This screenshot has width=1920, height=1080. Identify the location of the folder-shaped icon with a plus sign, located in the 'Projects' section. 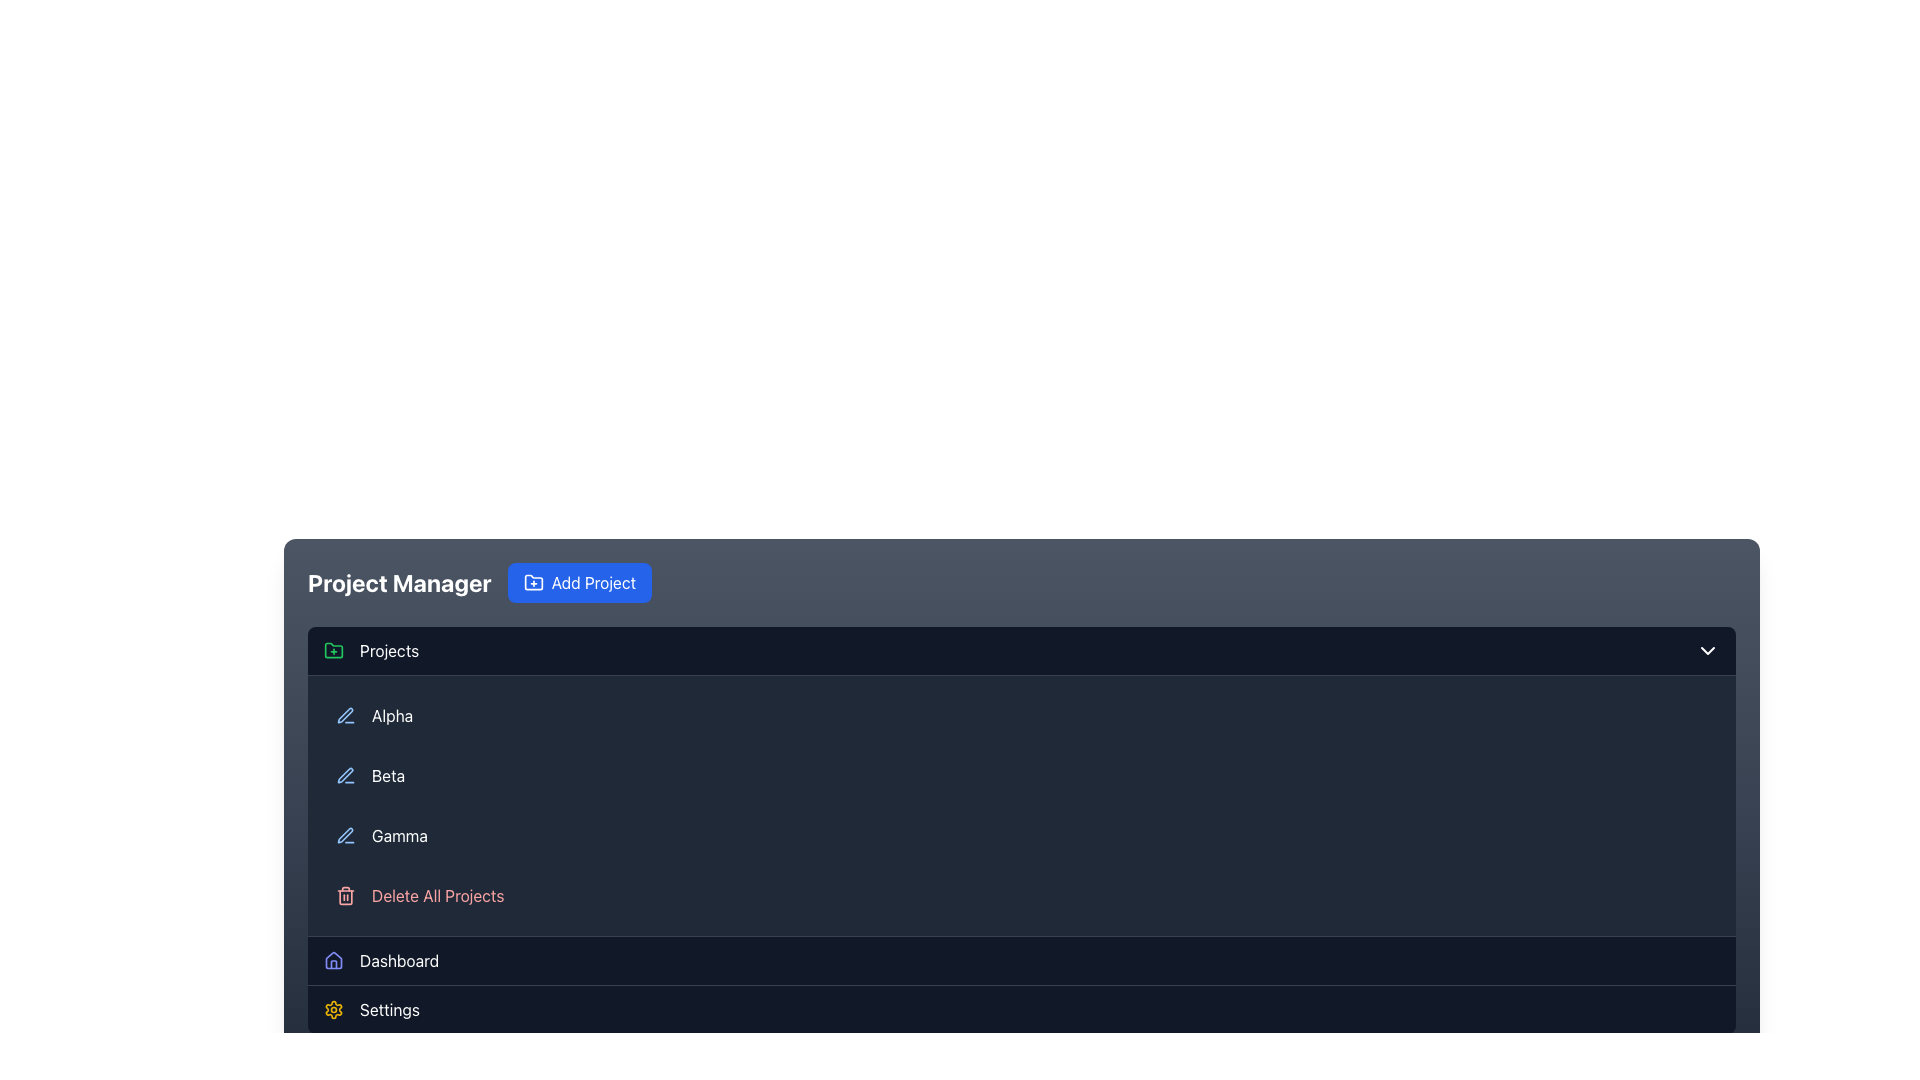
(334, 651).